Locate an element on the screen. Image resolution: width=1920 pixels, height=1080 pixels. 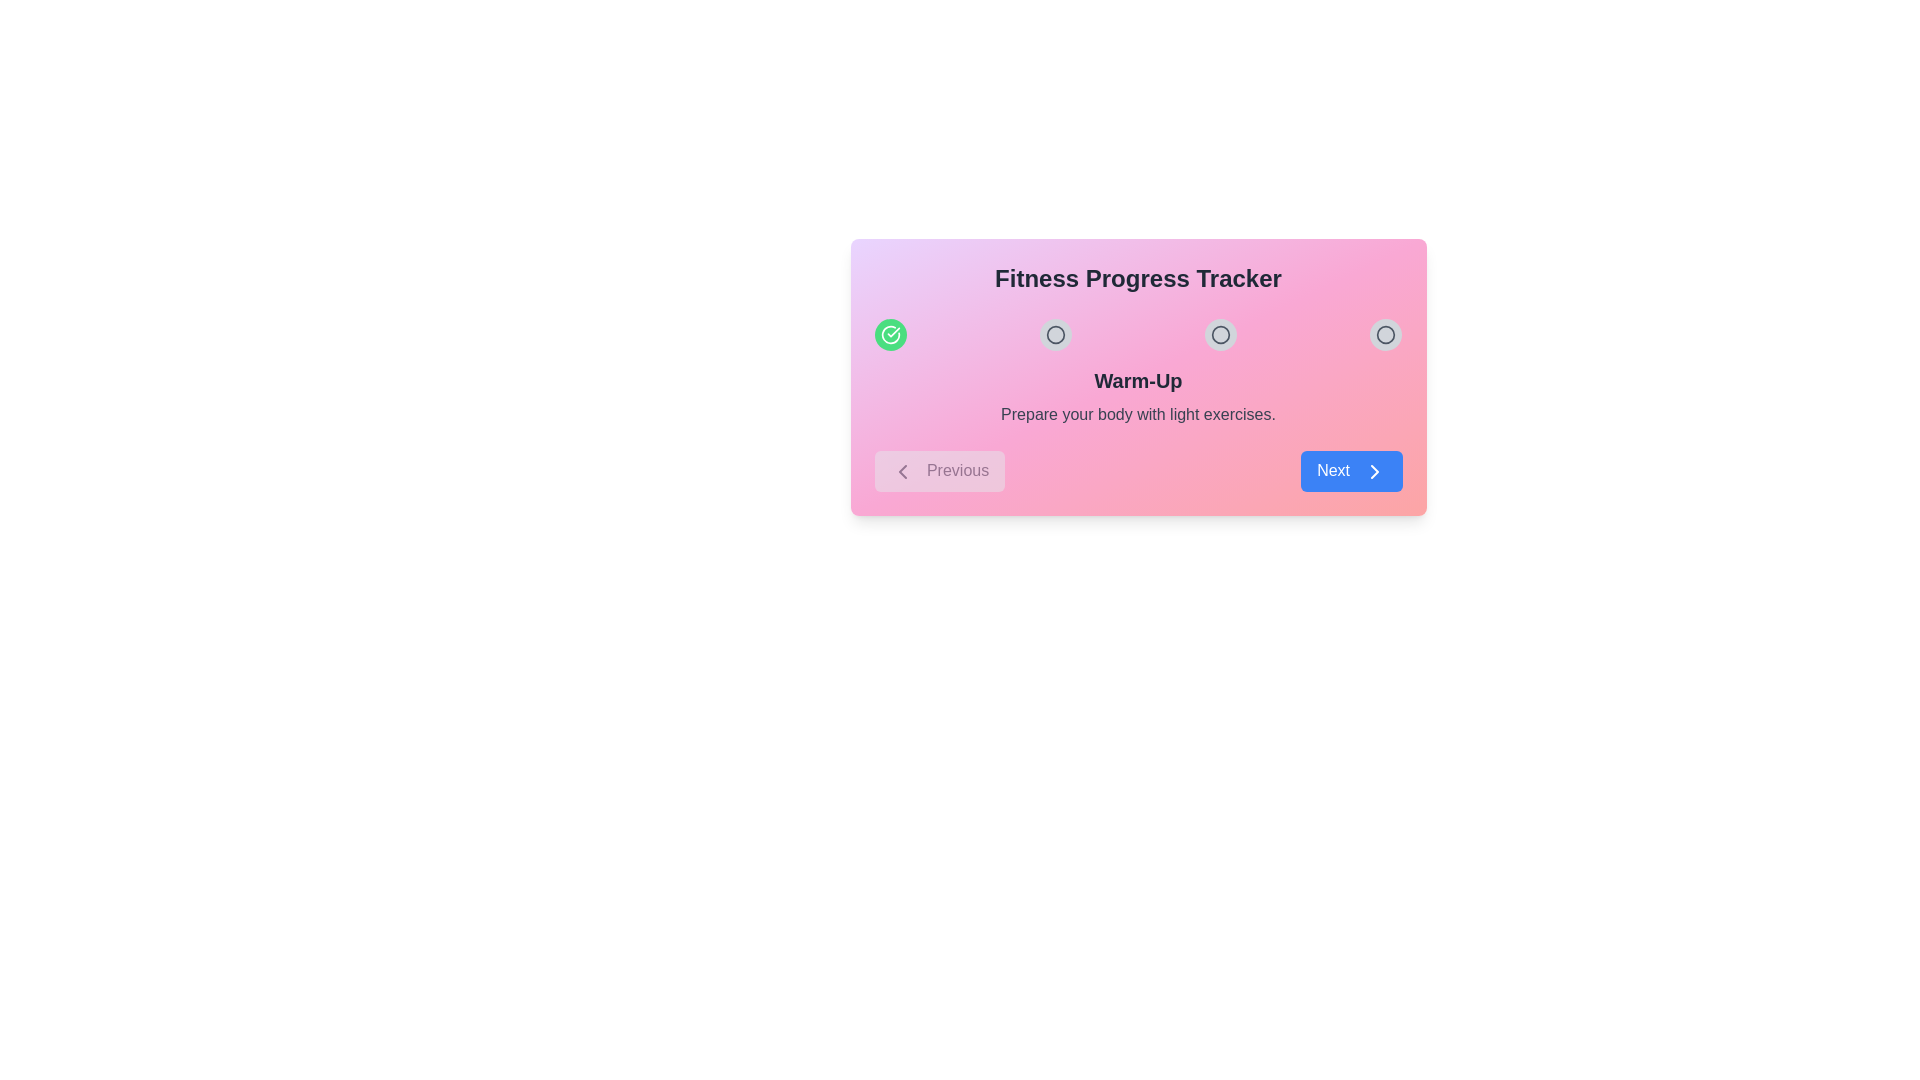
the navigation button located at the bottom-right corner of its containing card to proceed to the next step in the workflow is located at coordinates (1351, 471).